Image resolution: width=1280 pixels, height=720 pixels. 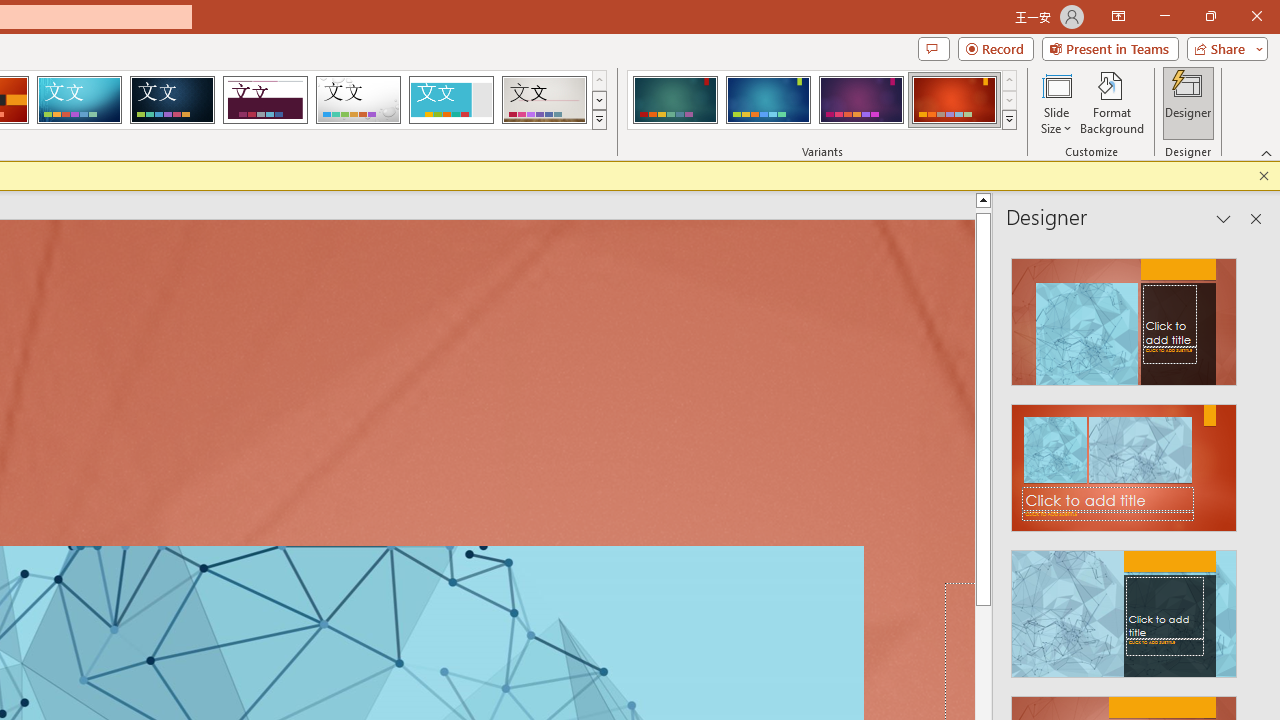 I want to click on 'Themes', so click(x=598, y=120).